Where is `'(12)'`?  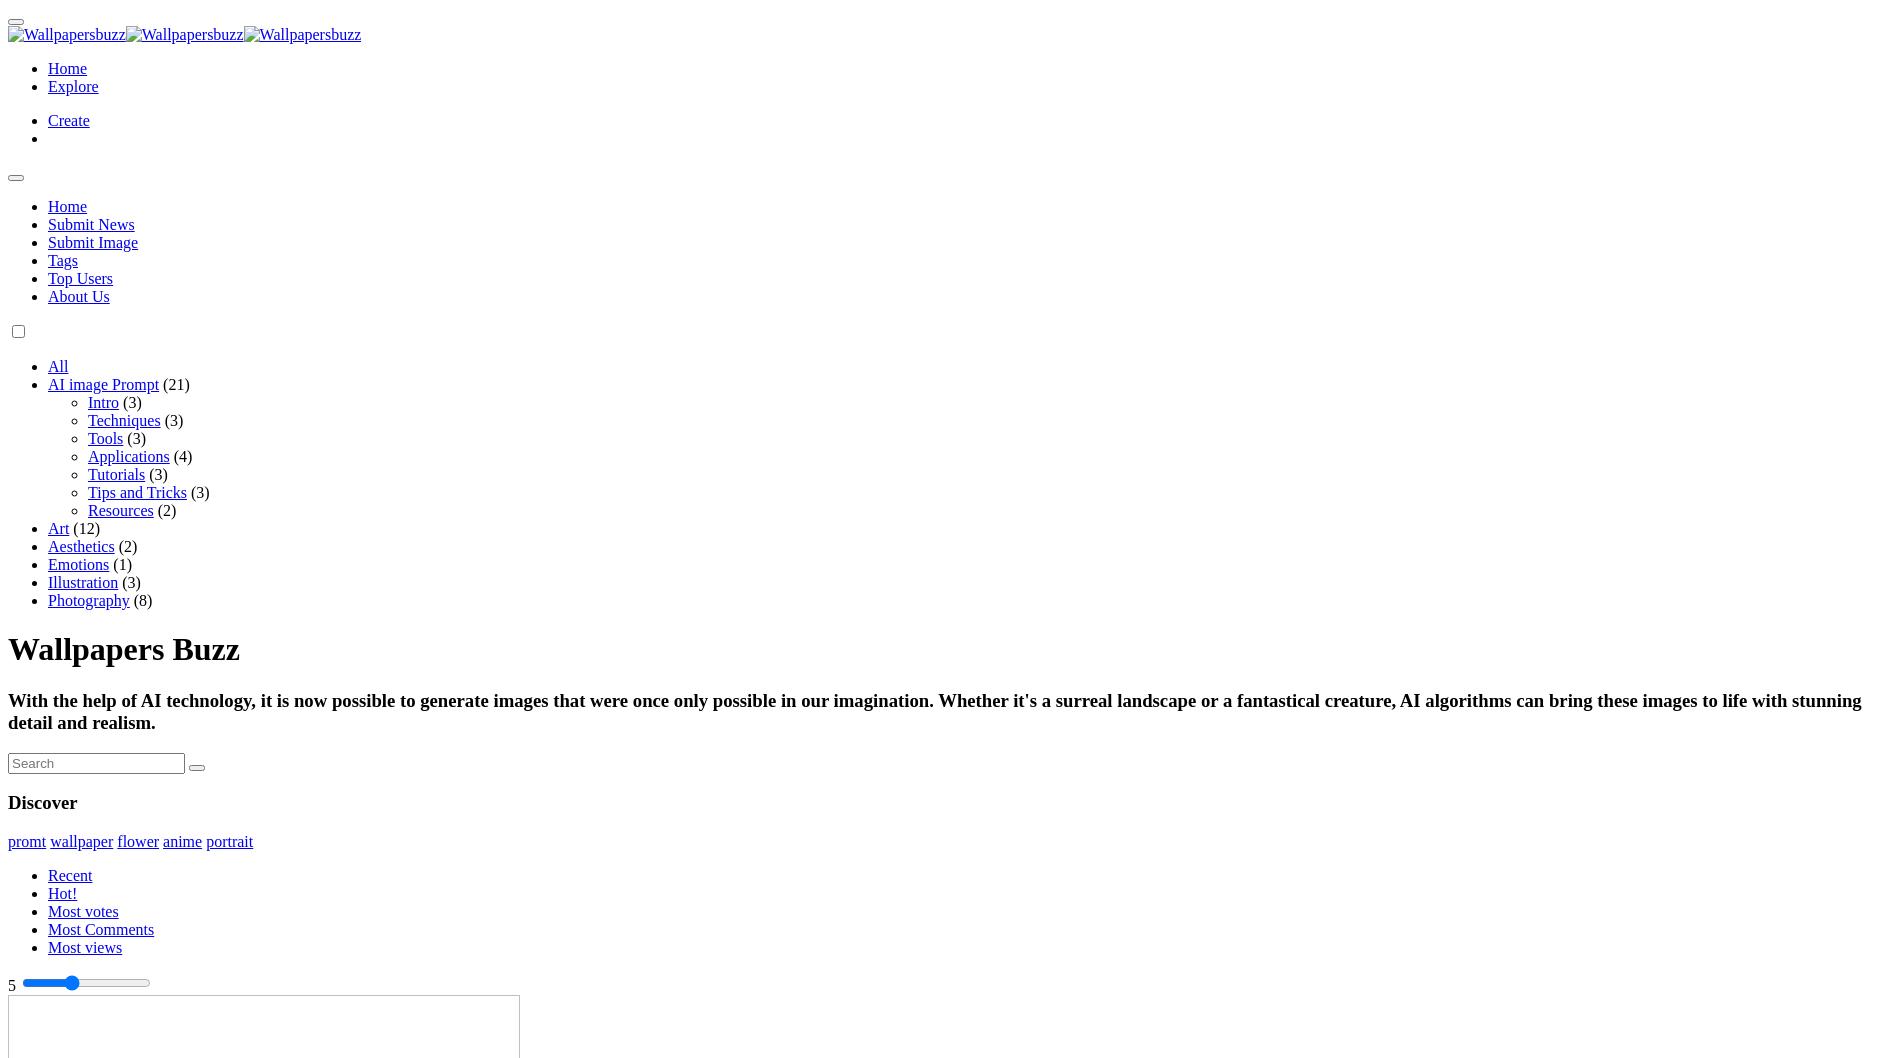 '(12)' is located at coordinates (86, 527).